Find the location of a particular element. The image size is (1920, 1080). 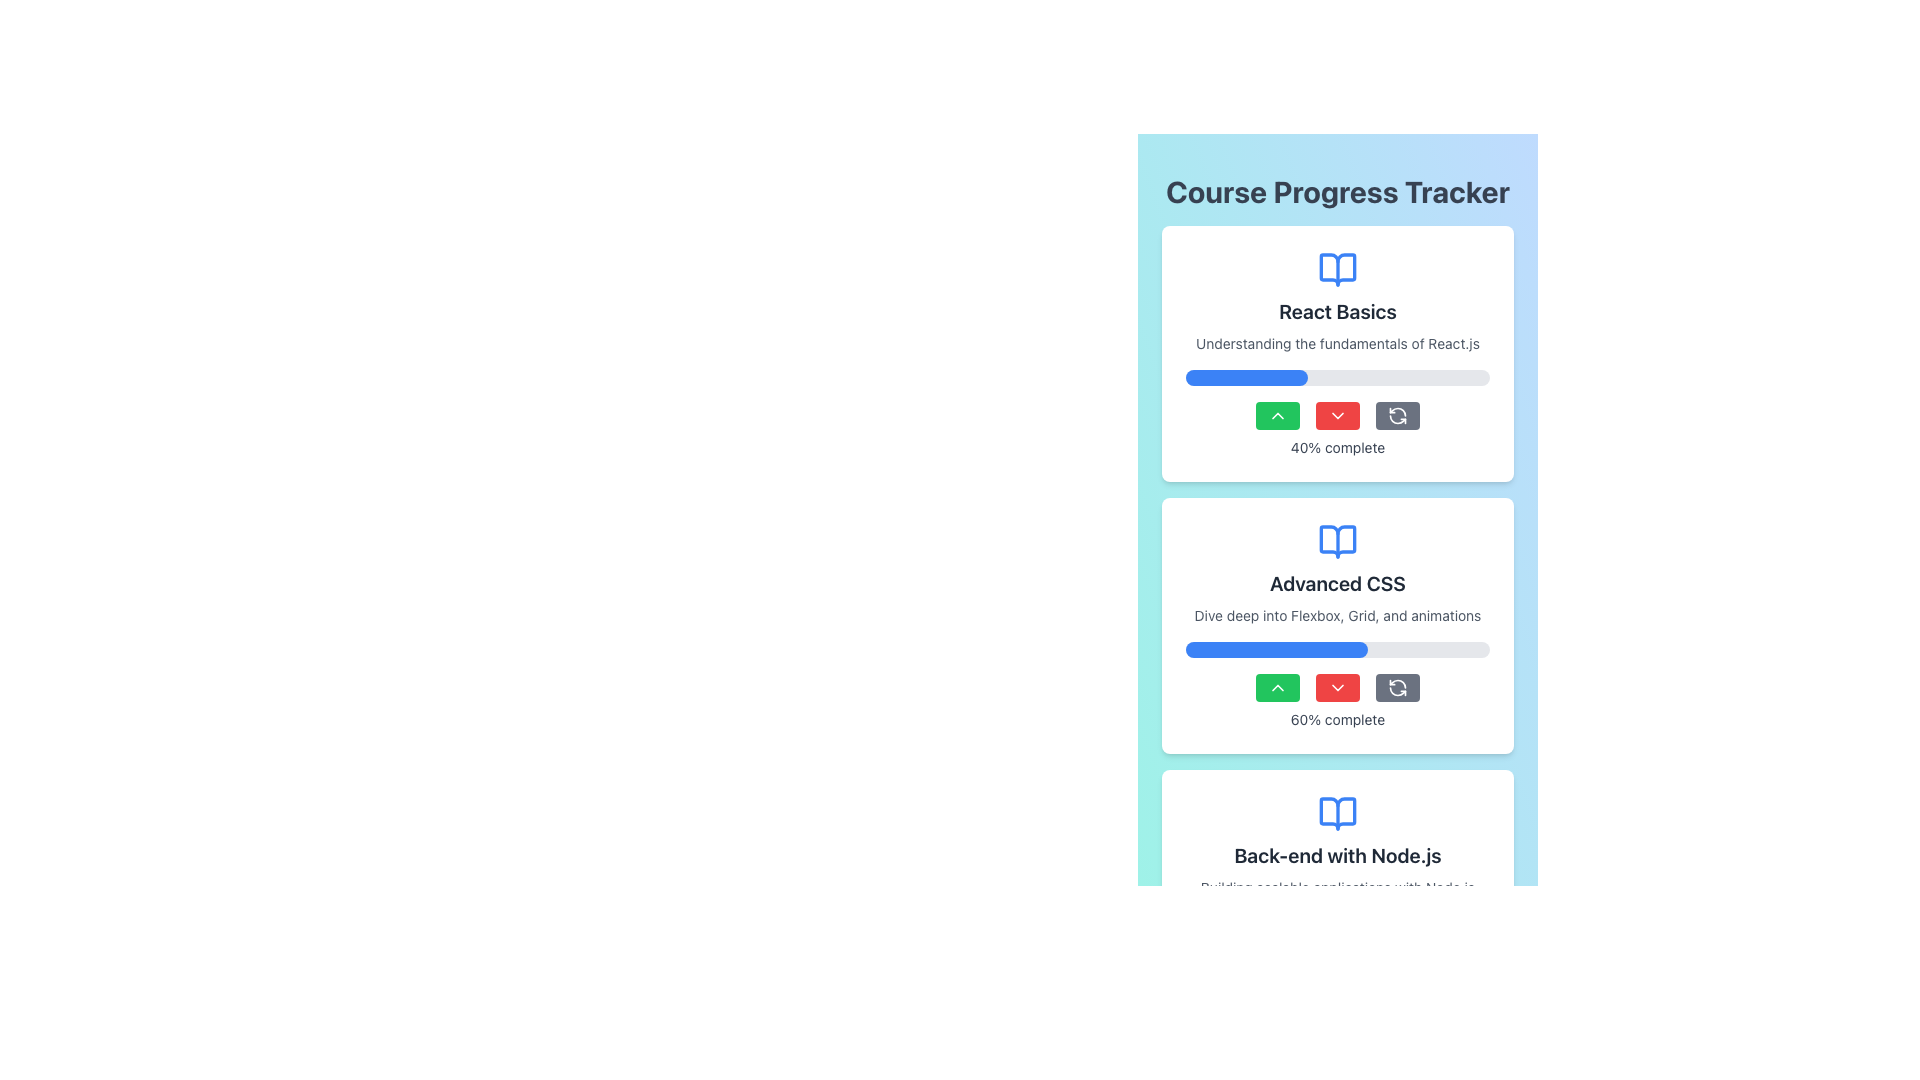

the text label displaying the completion percentage of the 'Advanced CSS' learning module, located at the bottom of the progress card is located at coordinates (1338, 720).